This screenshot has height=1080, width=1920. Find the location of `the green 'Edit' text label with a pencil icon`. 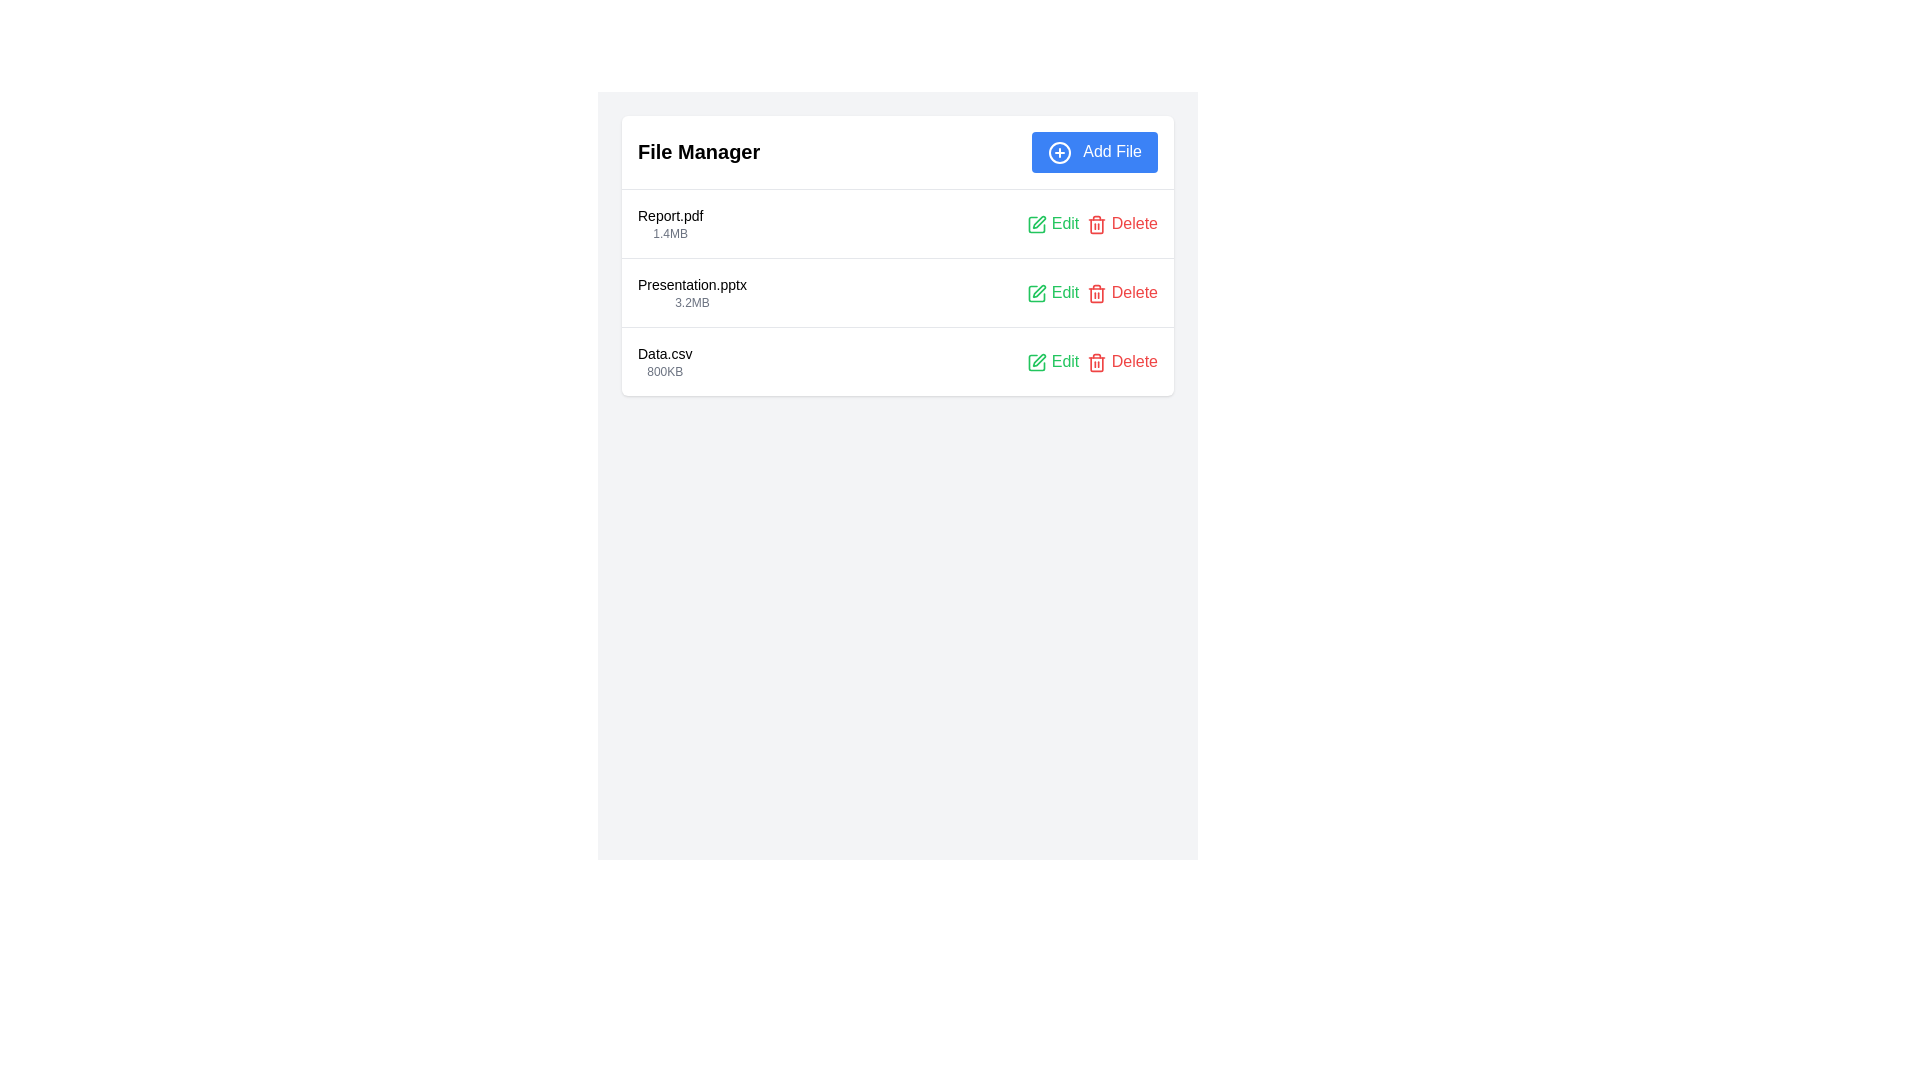

the green 'Edit' text label with a pencil icon is located at coordinates (1052, 292).